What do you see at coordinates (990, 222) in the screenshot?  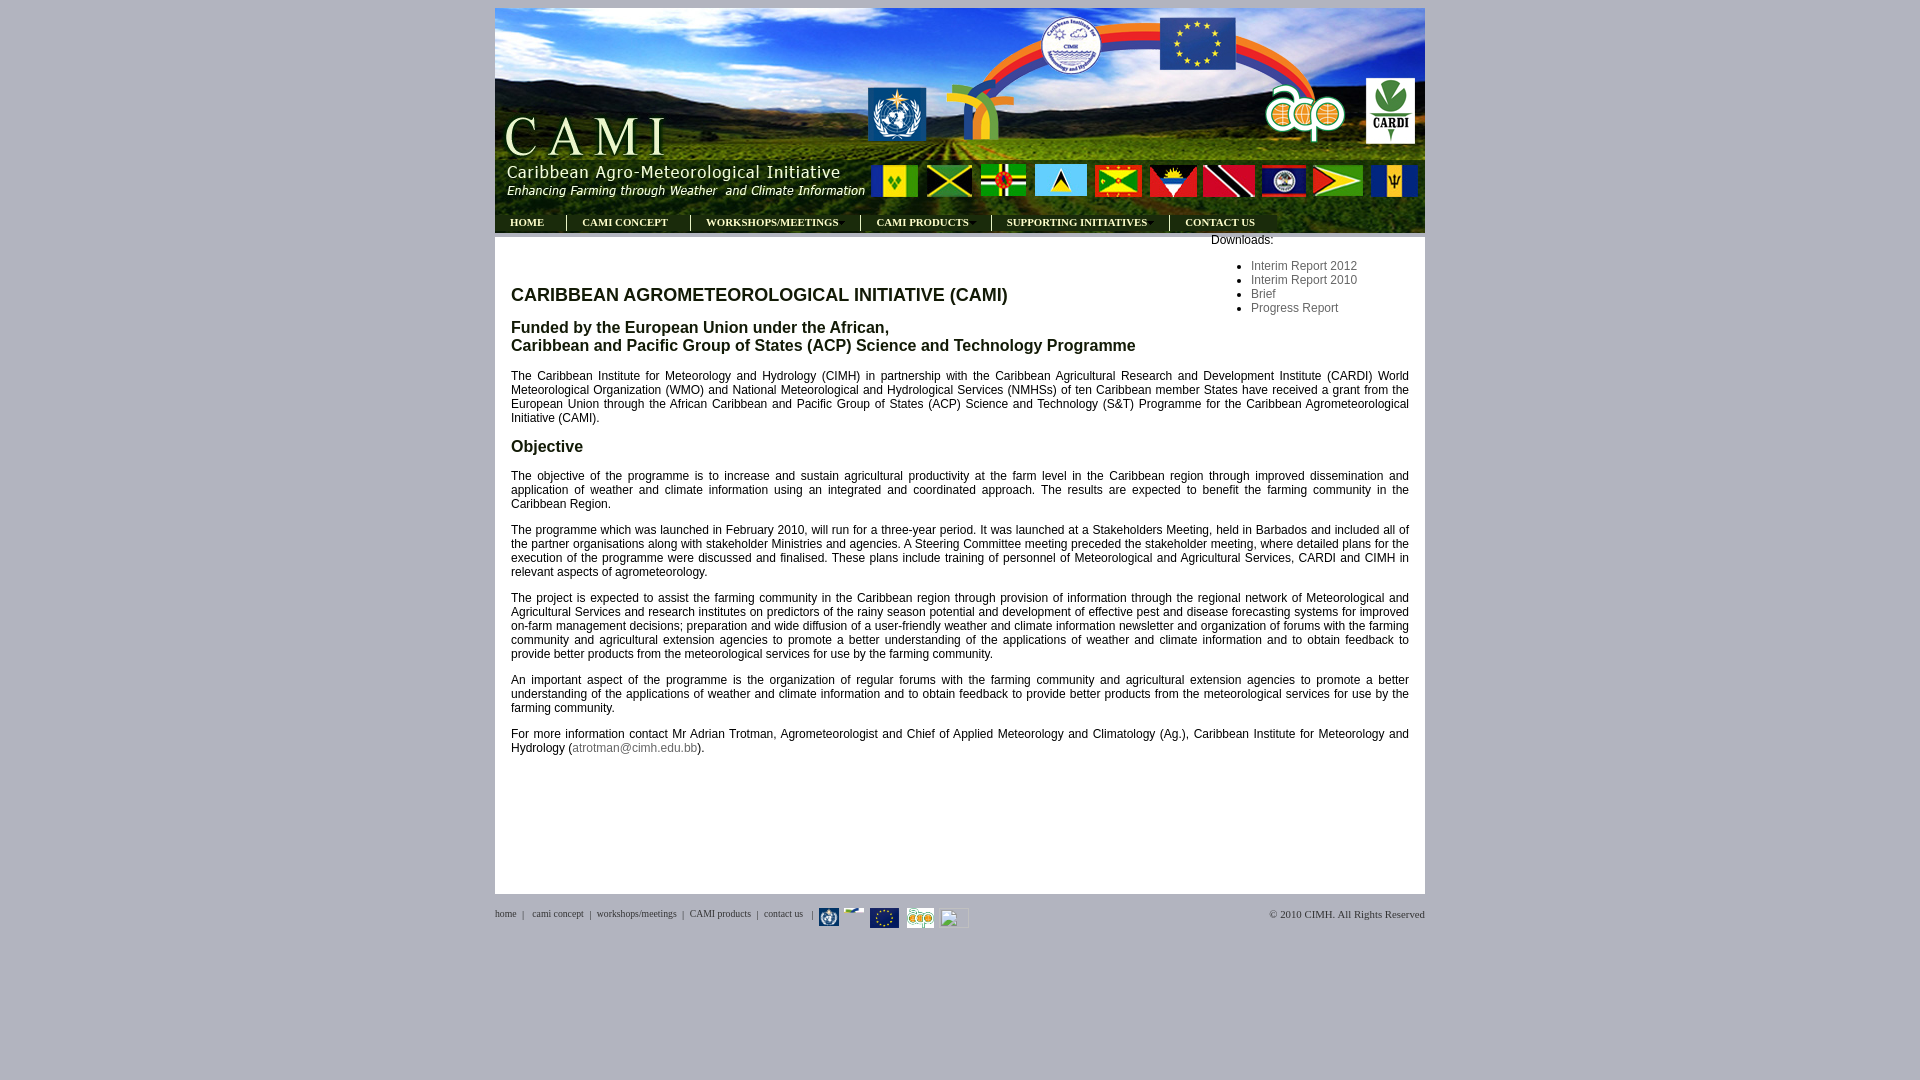 I see `'SUPPORTING INITIATIVES'` at bounding box center [990, 222].